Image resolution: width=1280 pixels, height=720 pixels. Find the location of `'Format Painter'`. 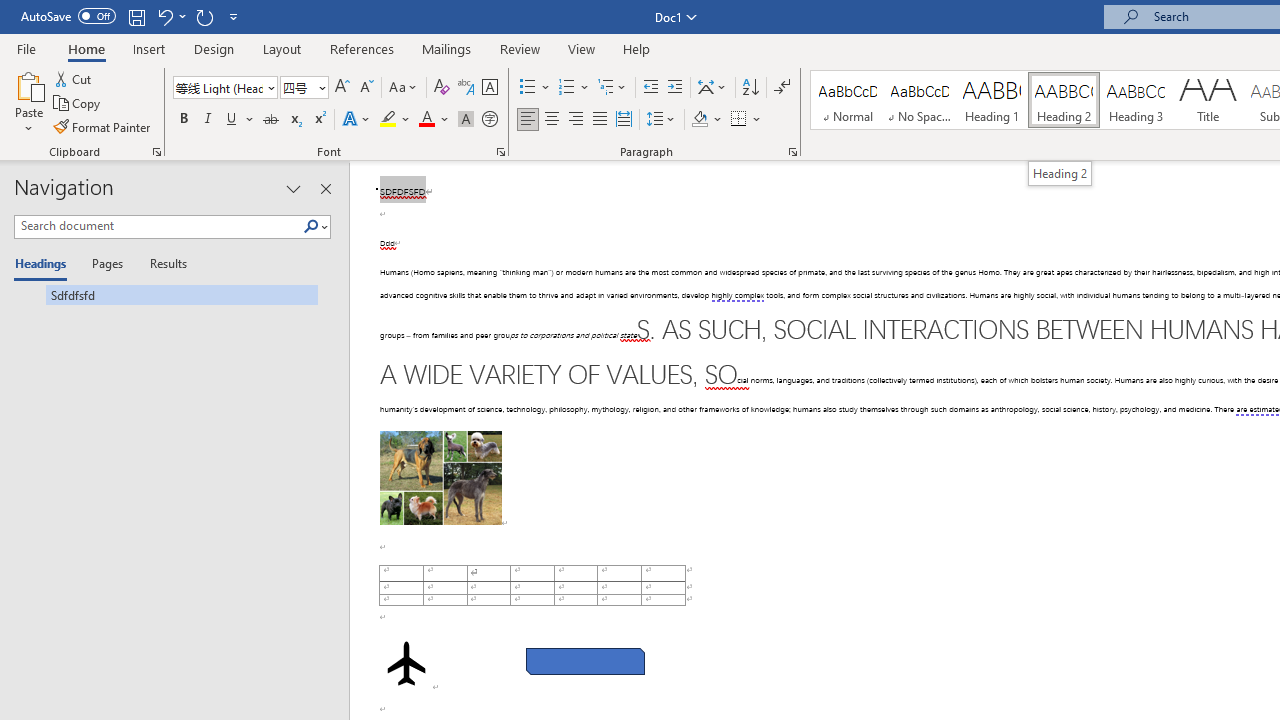

'Format Painter' is located at coordinates (102, 127).